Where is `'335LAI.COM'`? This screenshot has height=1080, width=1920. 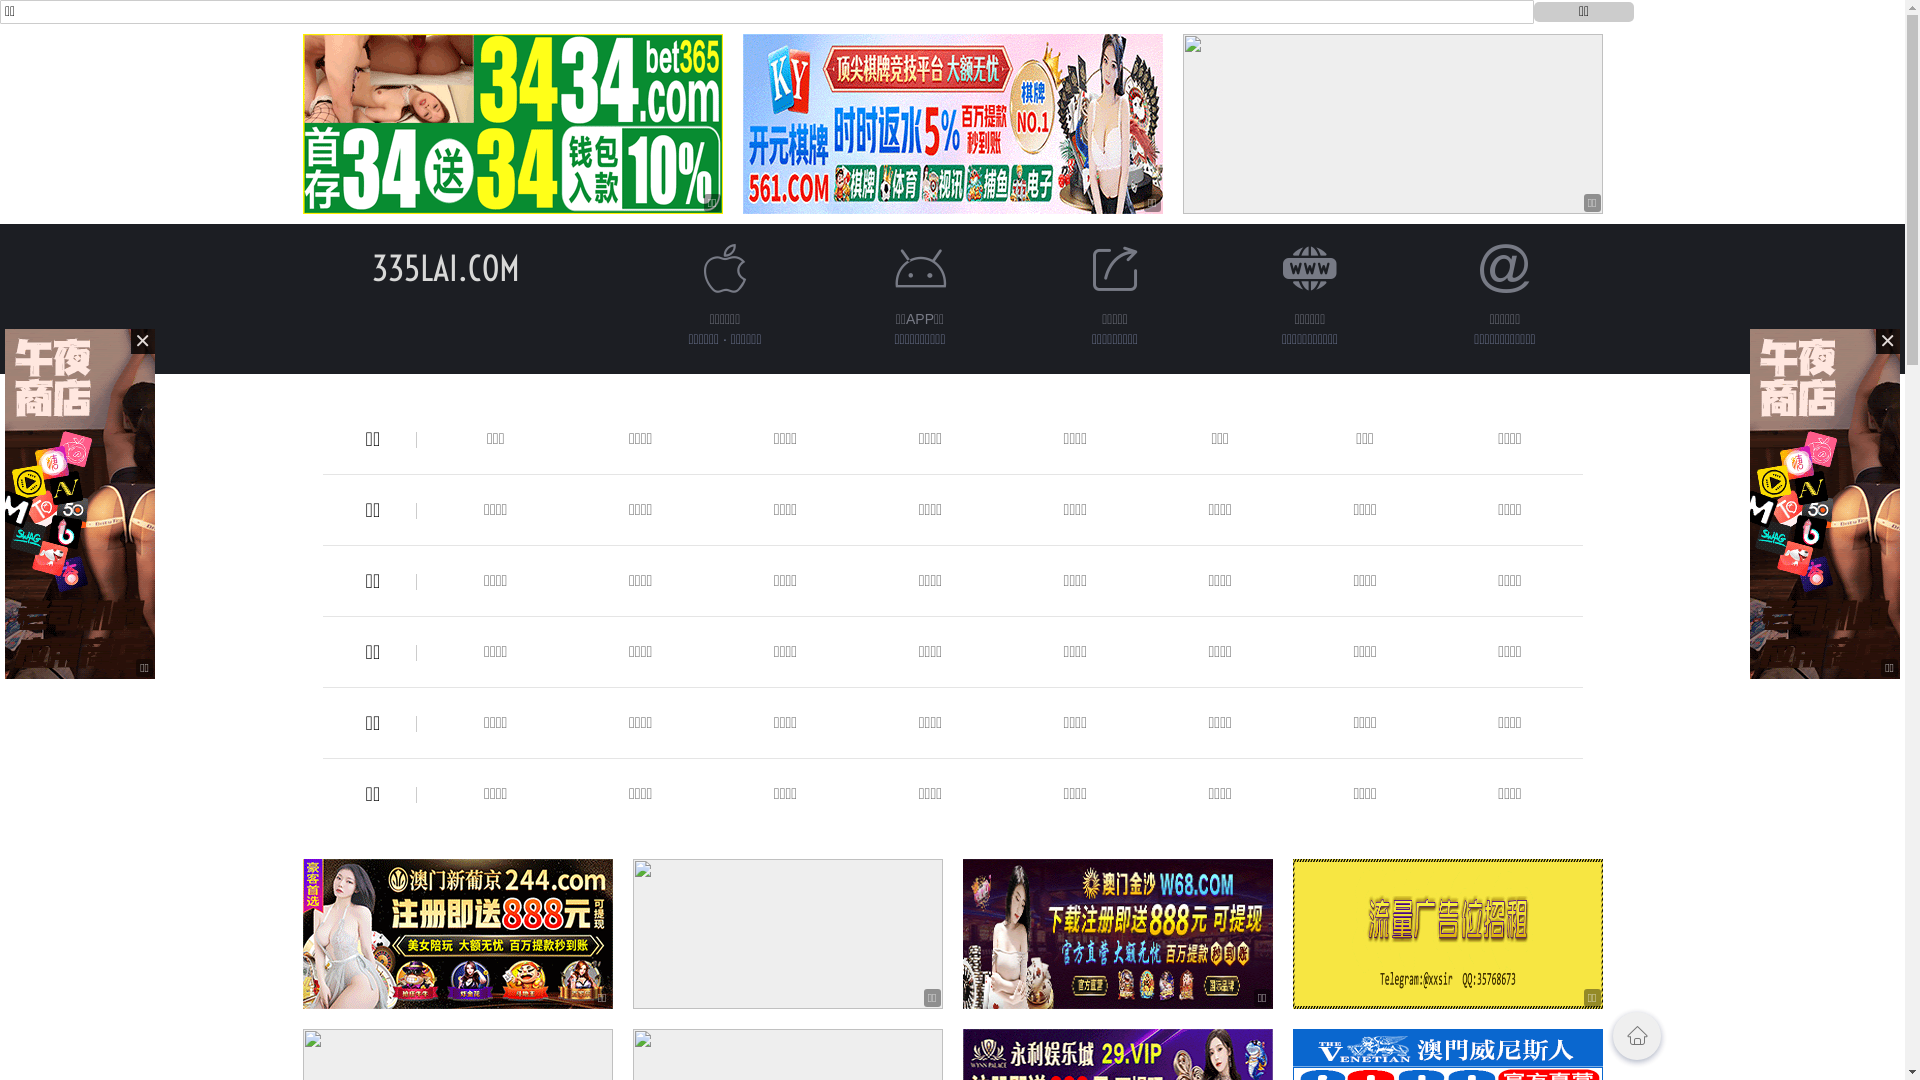 '335LAI.COM' is located at coordinates (445, 267).